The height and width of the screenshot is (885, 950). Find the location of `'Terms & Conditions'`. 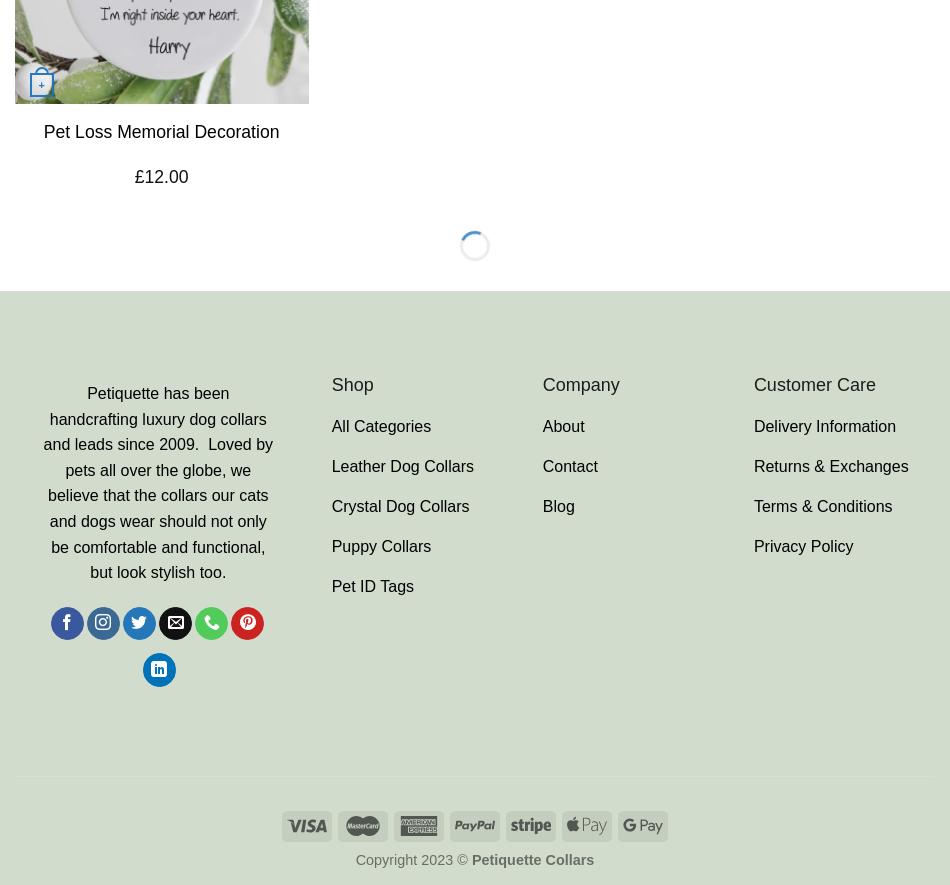

'Terms & Conditions' is located at coordinates (821, 505).